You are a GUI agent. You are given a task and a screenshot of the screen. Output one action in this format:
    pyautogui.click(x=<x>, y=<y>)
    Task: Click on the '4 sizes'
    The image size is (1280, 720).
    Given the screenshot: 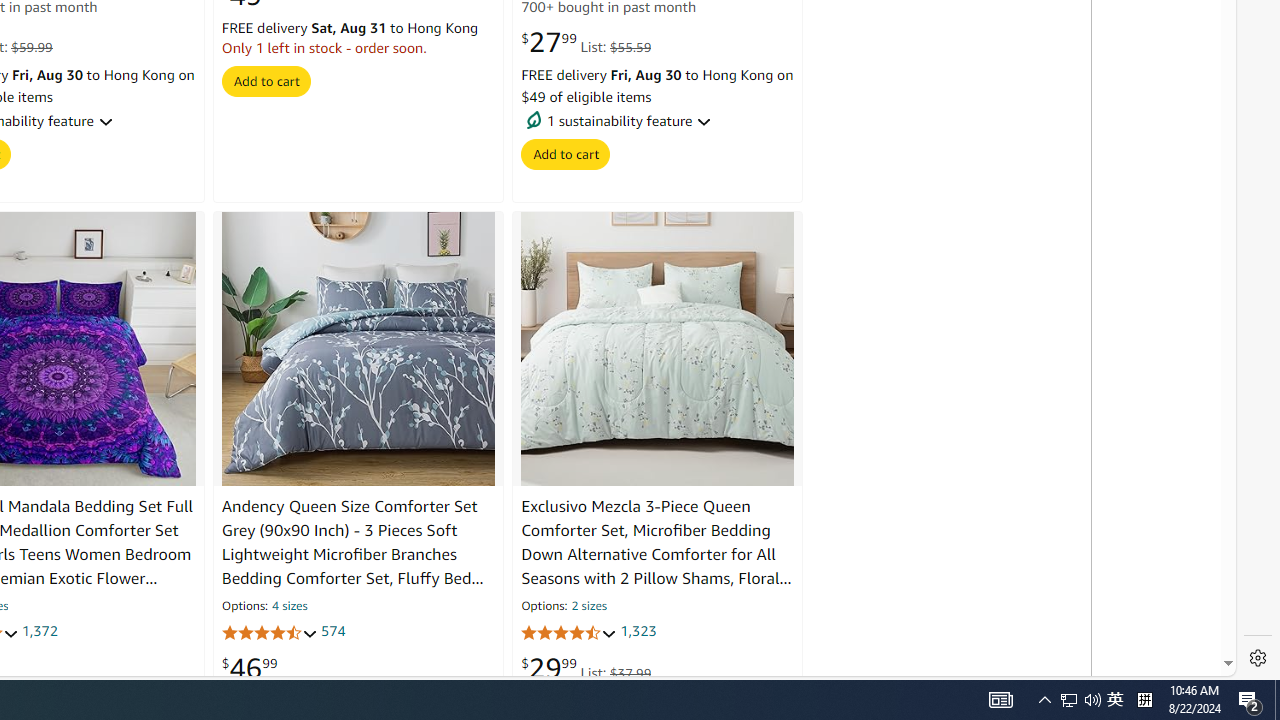 What is the action you would take?
    pyautogui.click(x=288, y=606)
    